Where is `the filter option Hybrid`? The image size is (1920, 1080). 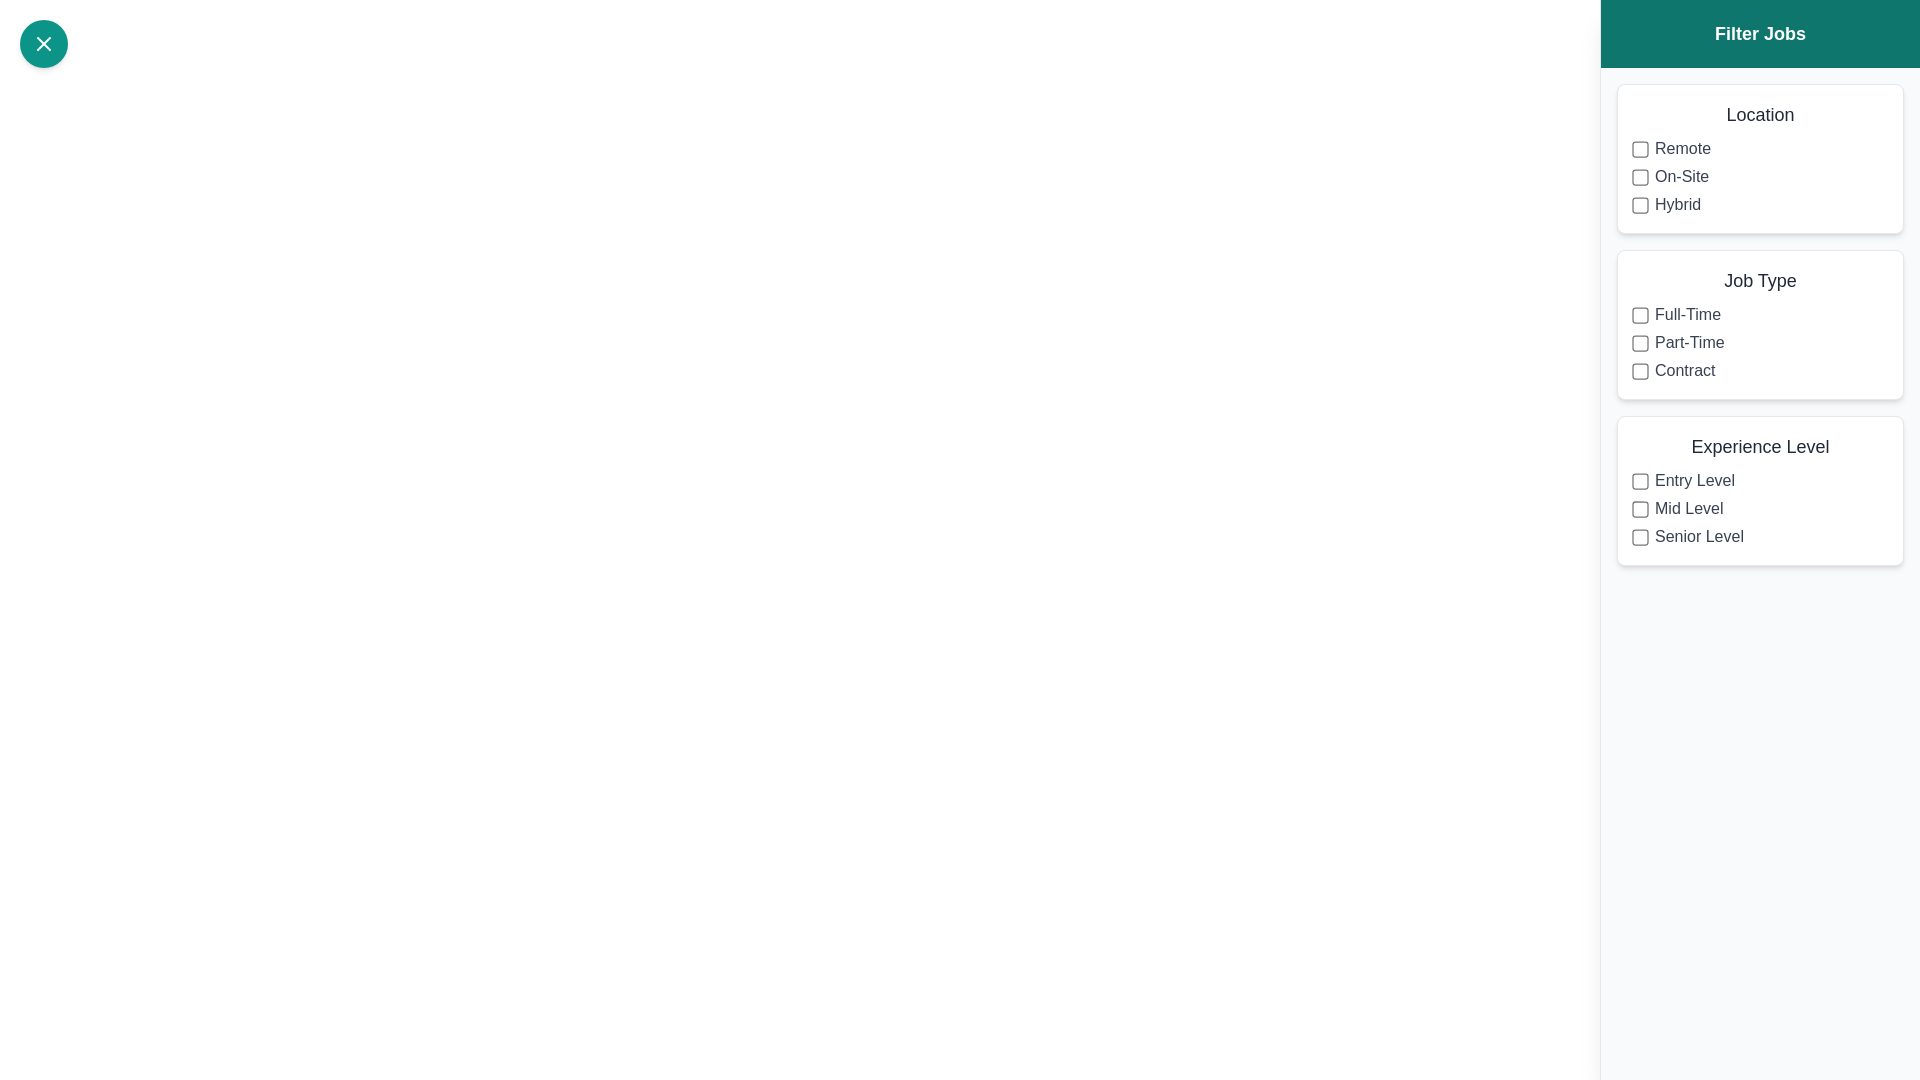
the filter option Hybrid is located at coordinates (1640, 204).